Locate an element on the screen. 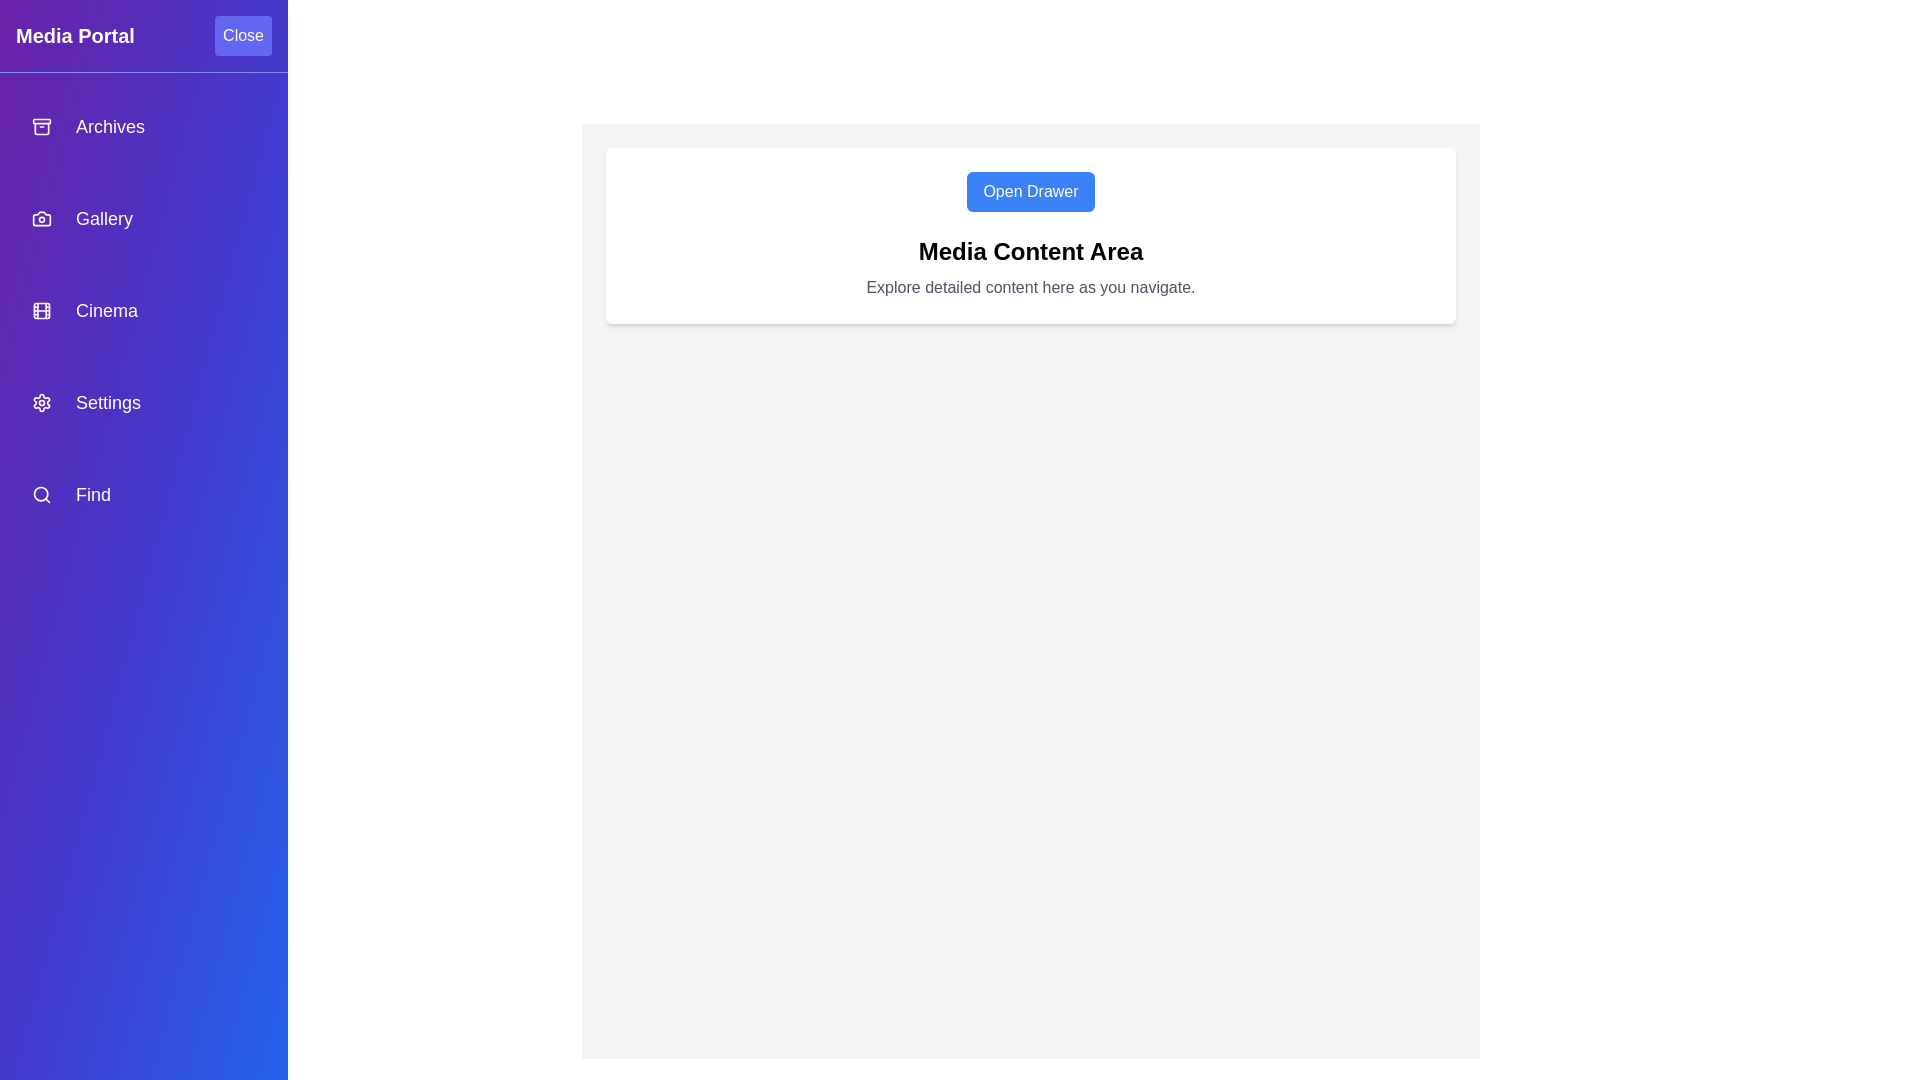 This screenshot has width=1920, height=1080. 'Close' button to close the media drawer is located at coordinates (242, 35).